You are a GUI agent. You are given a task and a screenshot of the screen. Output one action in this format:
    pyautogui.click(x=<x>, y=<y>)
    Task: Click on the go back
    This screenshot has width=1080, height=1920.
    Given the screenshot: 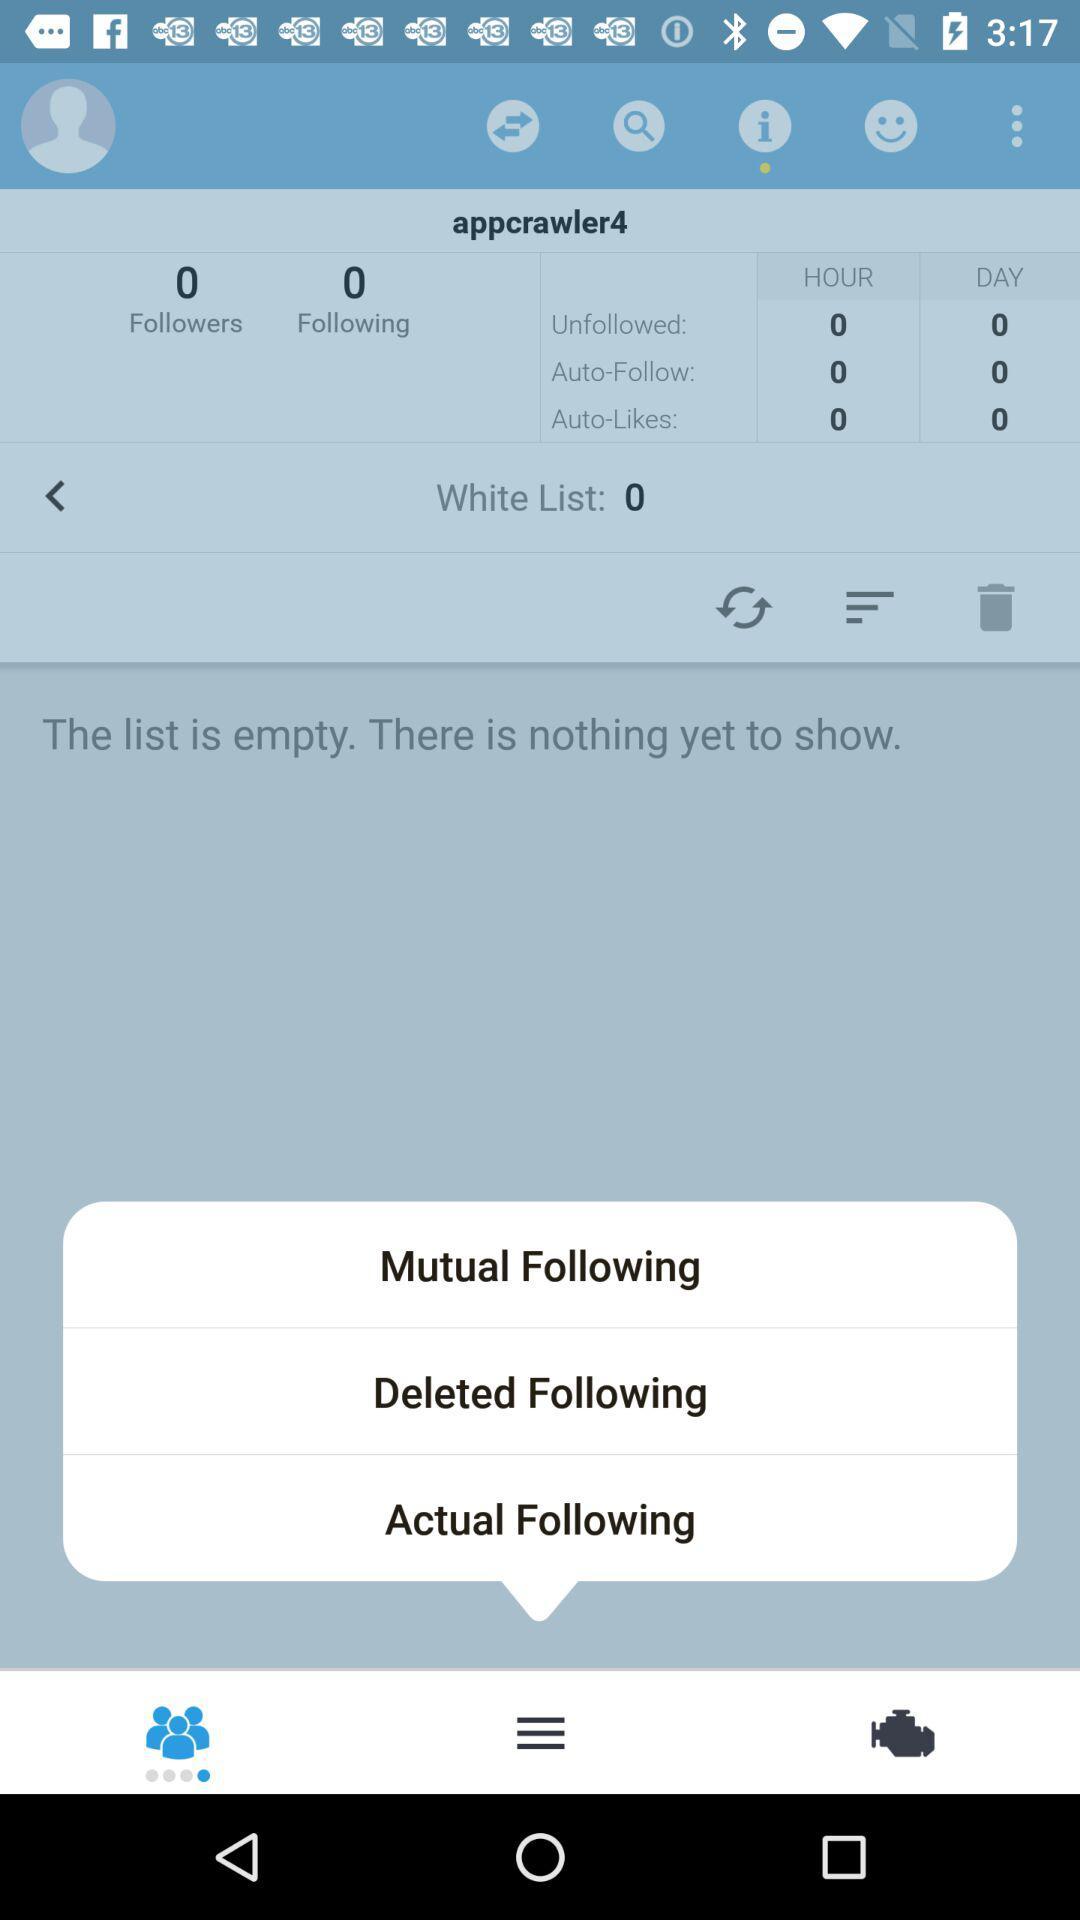 What is the action you would take?
    pyautogui.click(x=1017, y=124)
    